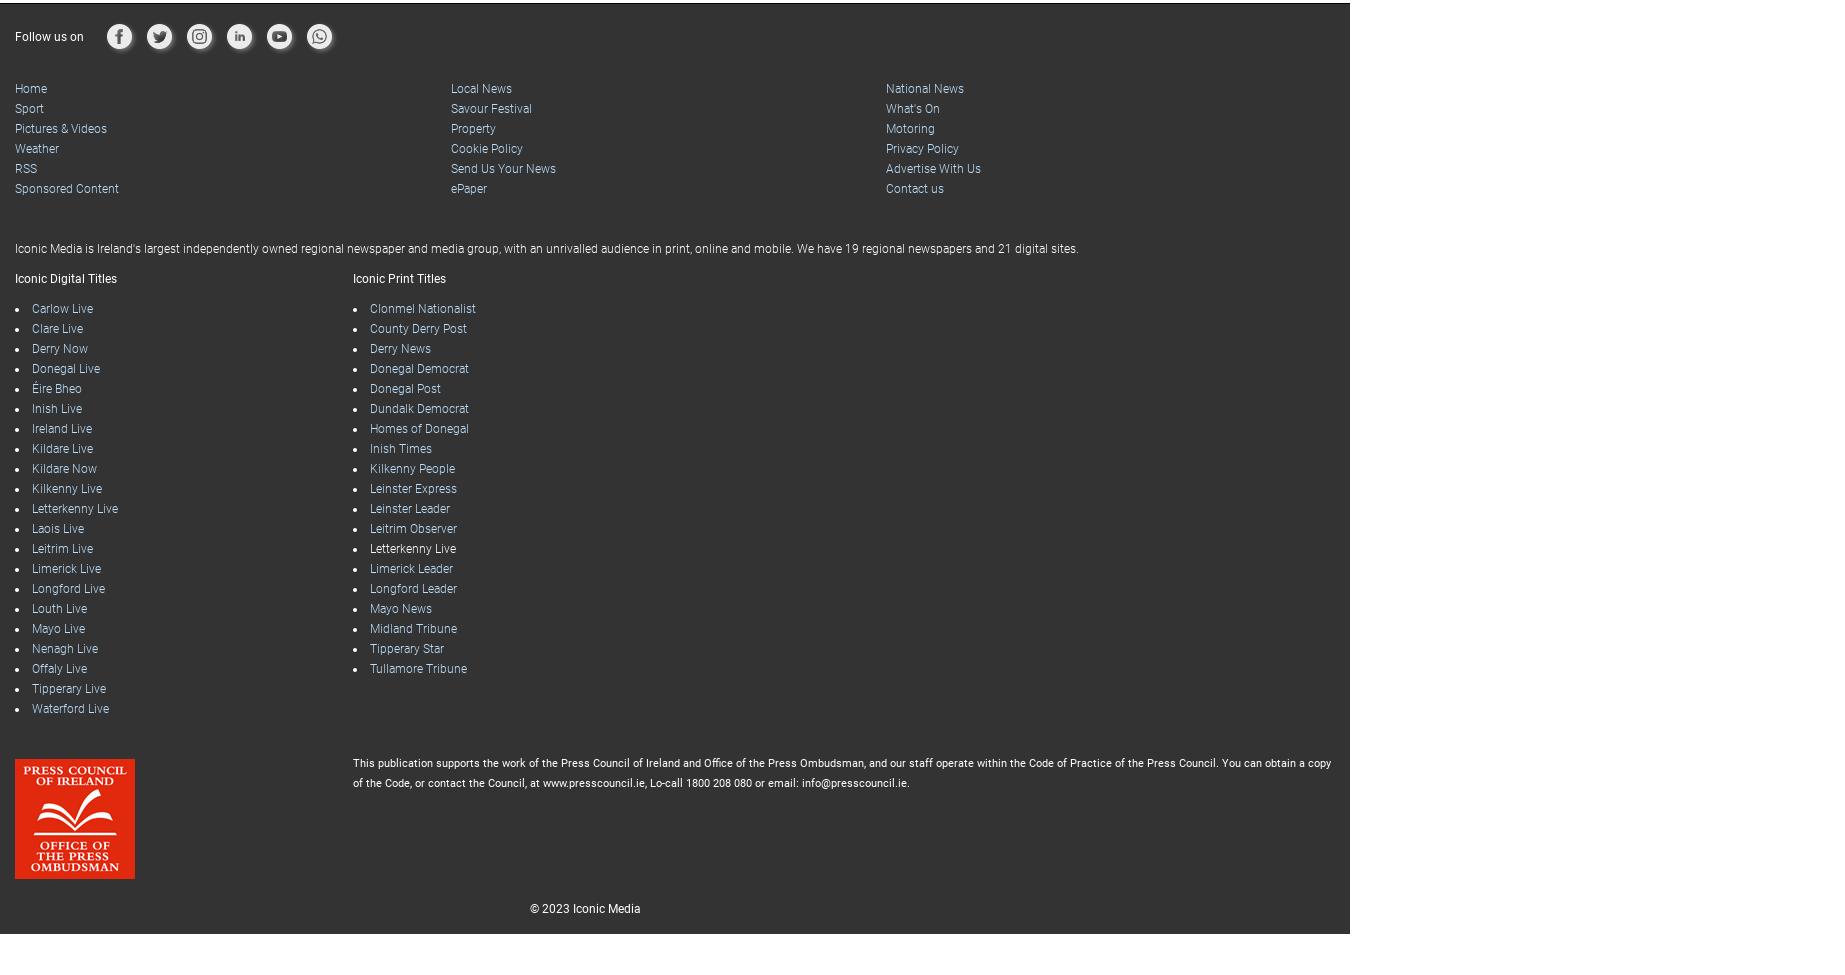 This screenshot has height=975, width=1845. I want to click on 'Kildare Live', so click(62, 409).